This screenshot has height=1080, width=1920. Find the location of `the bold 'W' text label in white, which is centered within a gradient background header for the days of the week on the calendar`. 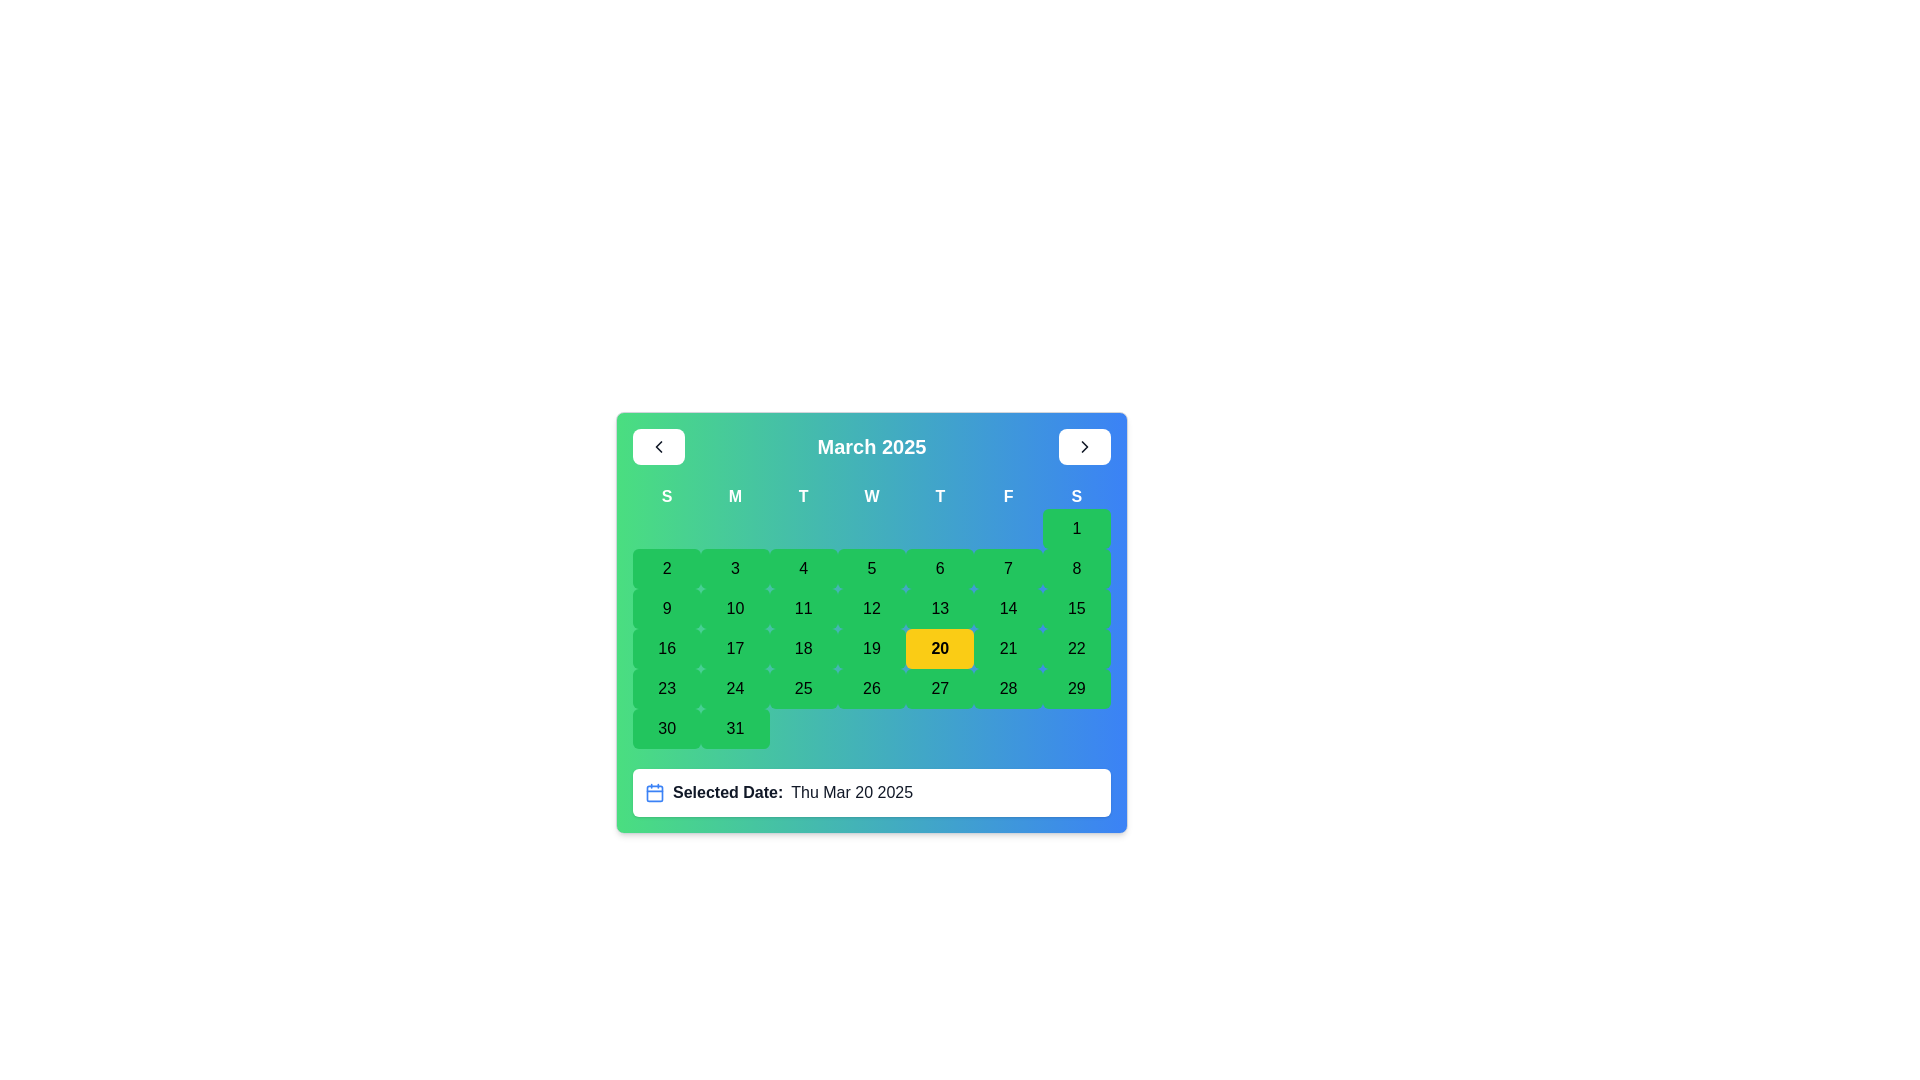

the bold 'W' text label in white, which is centered within a gradient background header for the days of the week on the calendar is located at coordinates (872, 496).